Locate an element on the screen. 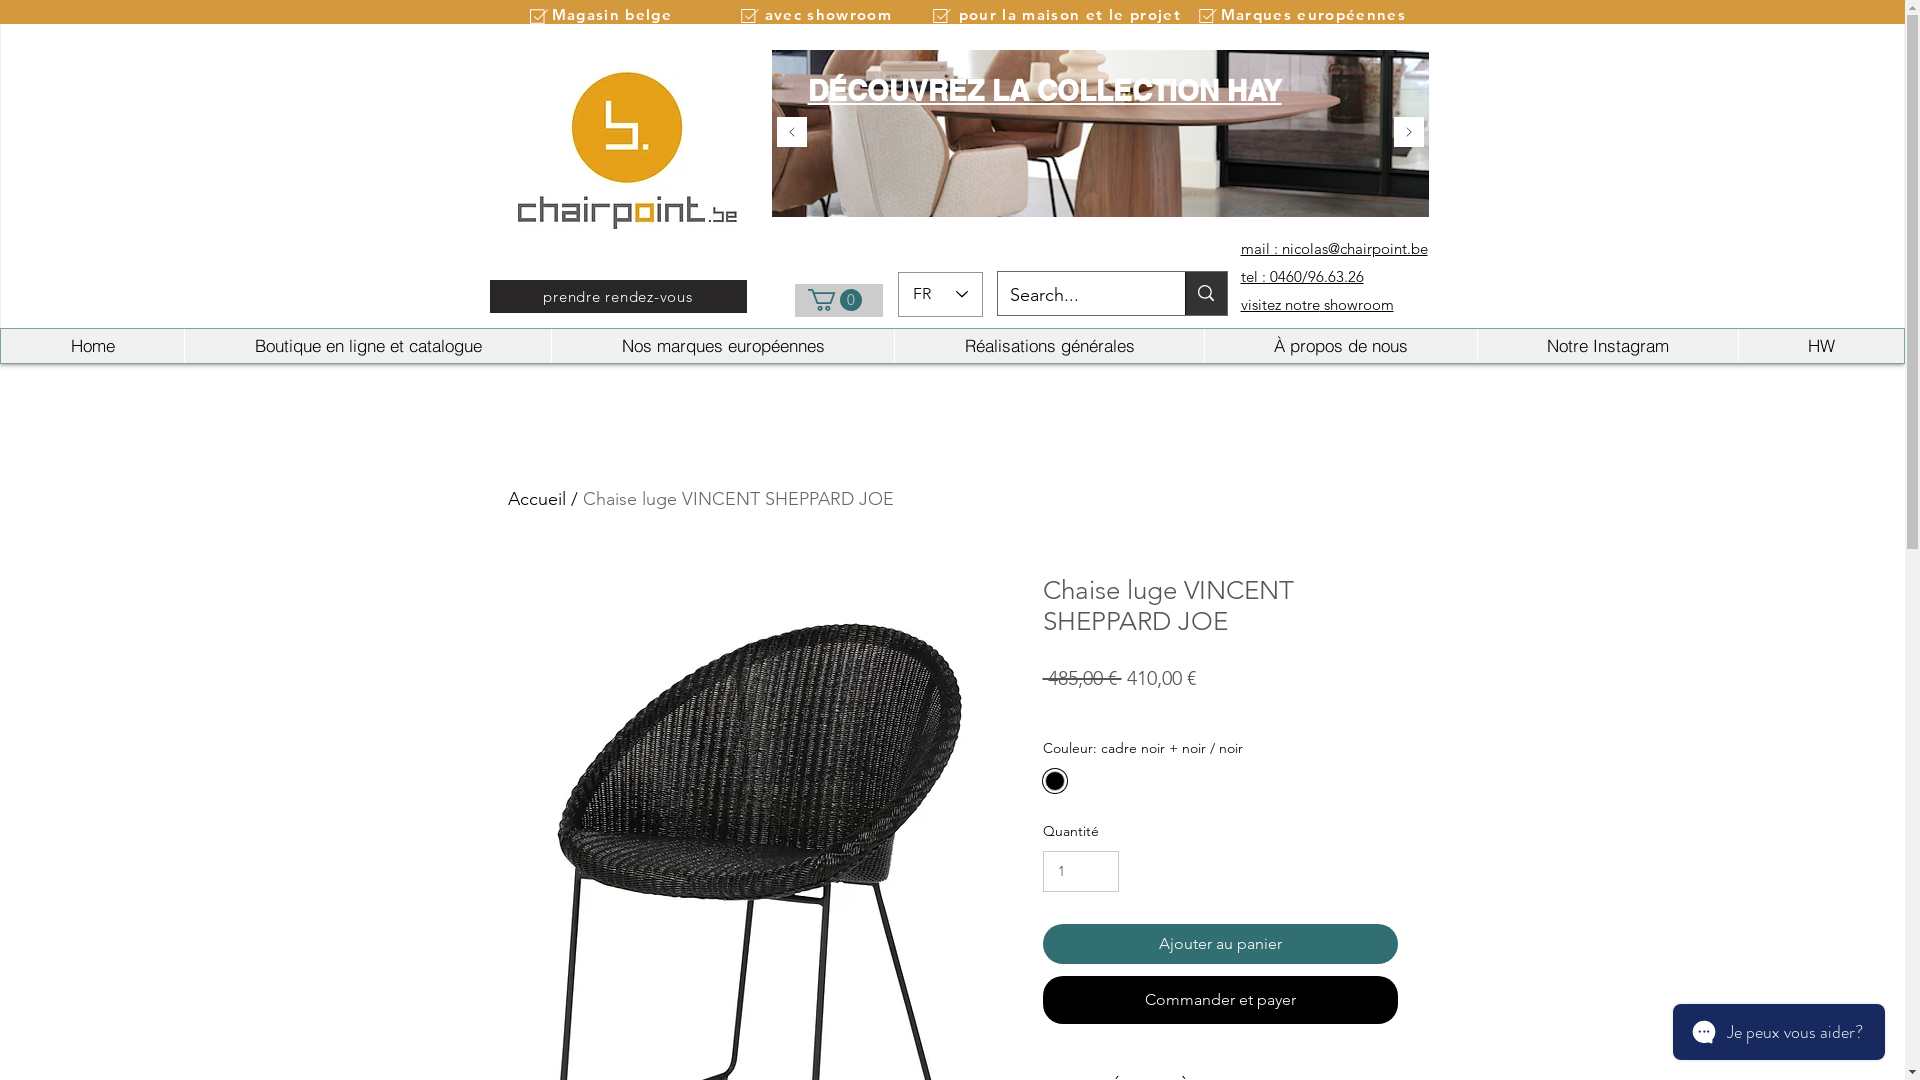 This screenshot has width=1920, height=1080. 'visitez notre' is located at coordinates (1278, 304).